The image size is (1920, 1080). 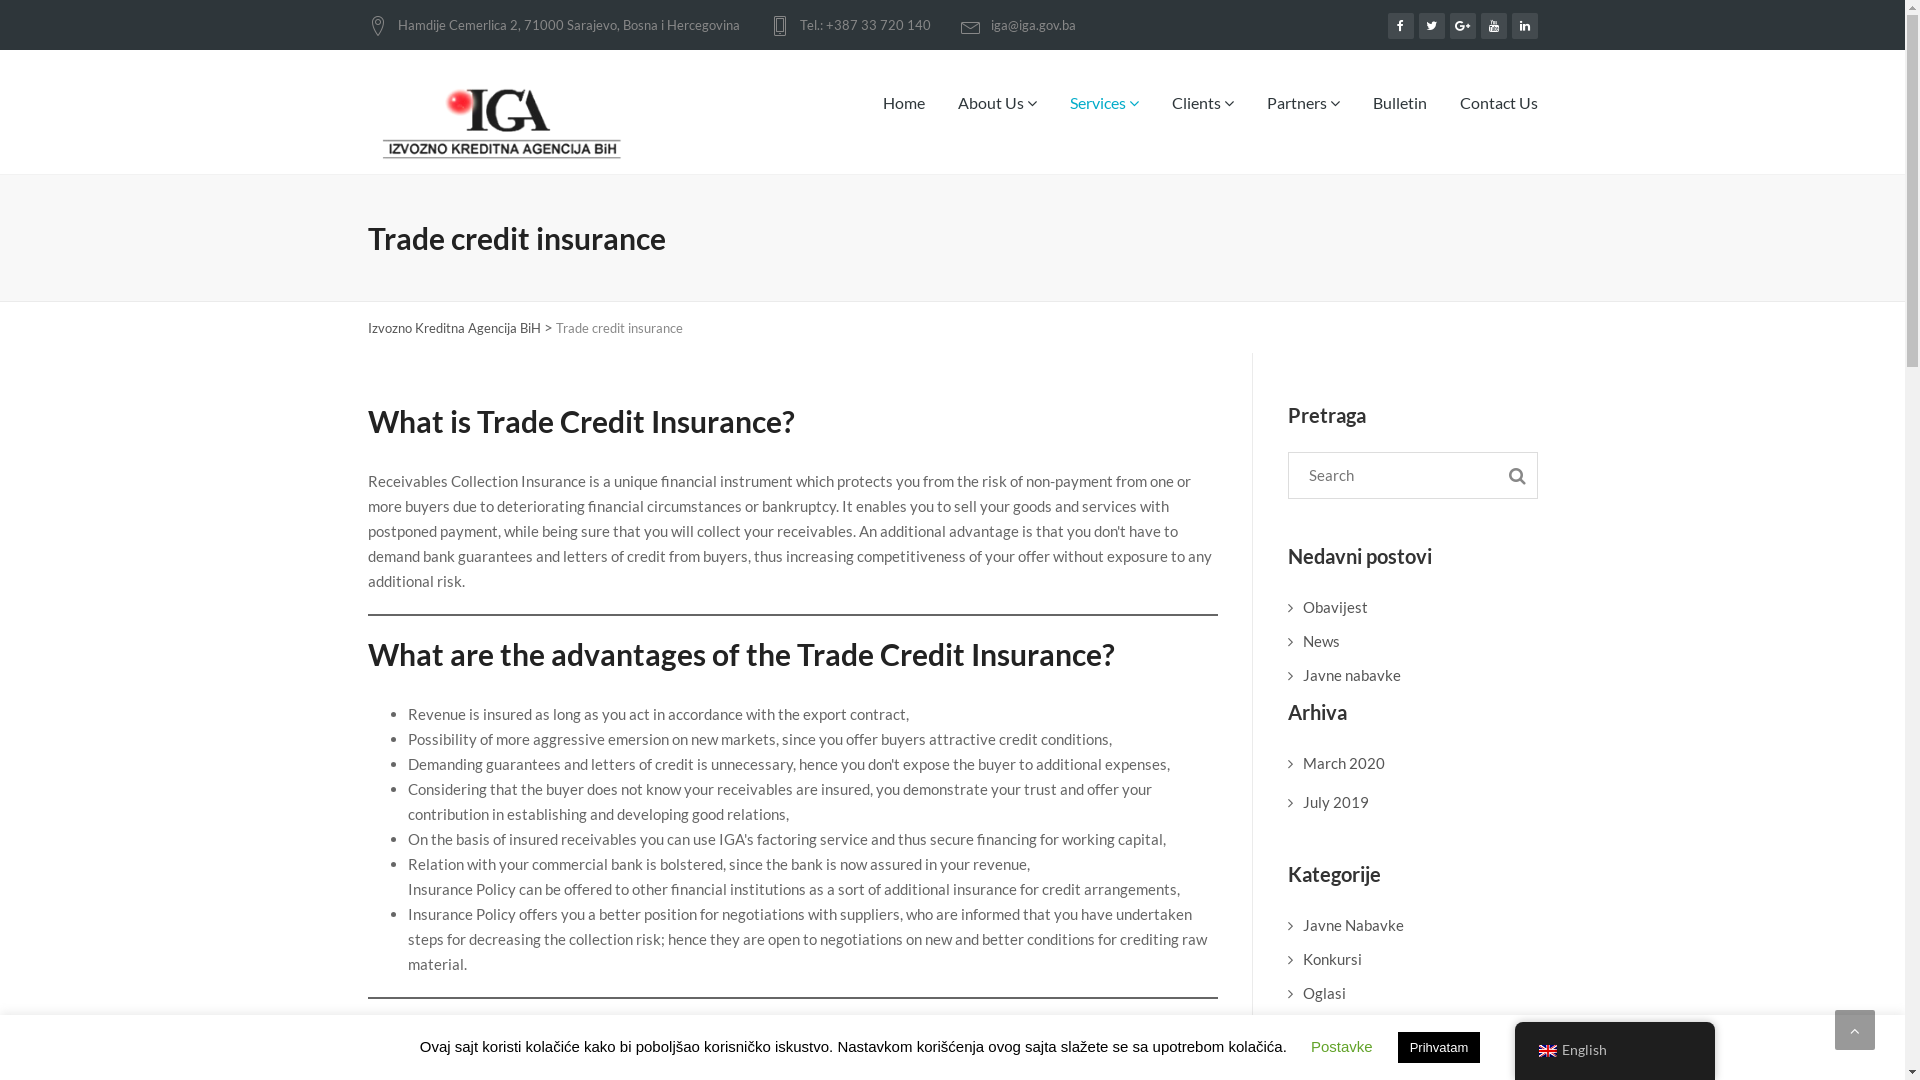 I want to click on 'Javne Nabavke', so click(x=1352, y=925).